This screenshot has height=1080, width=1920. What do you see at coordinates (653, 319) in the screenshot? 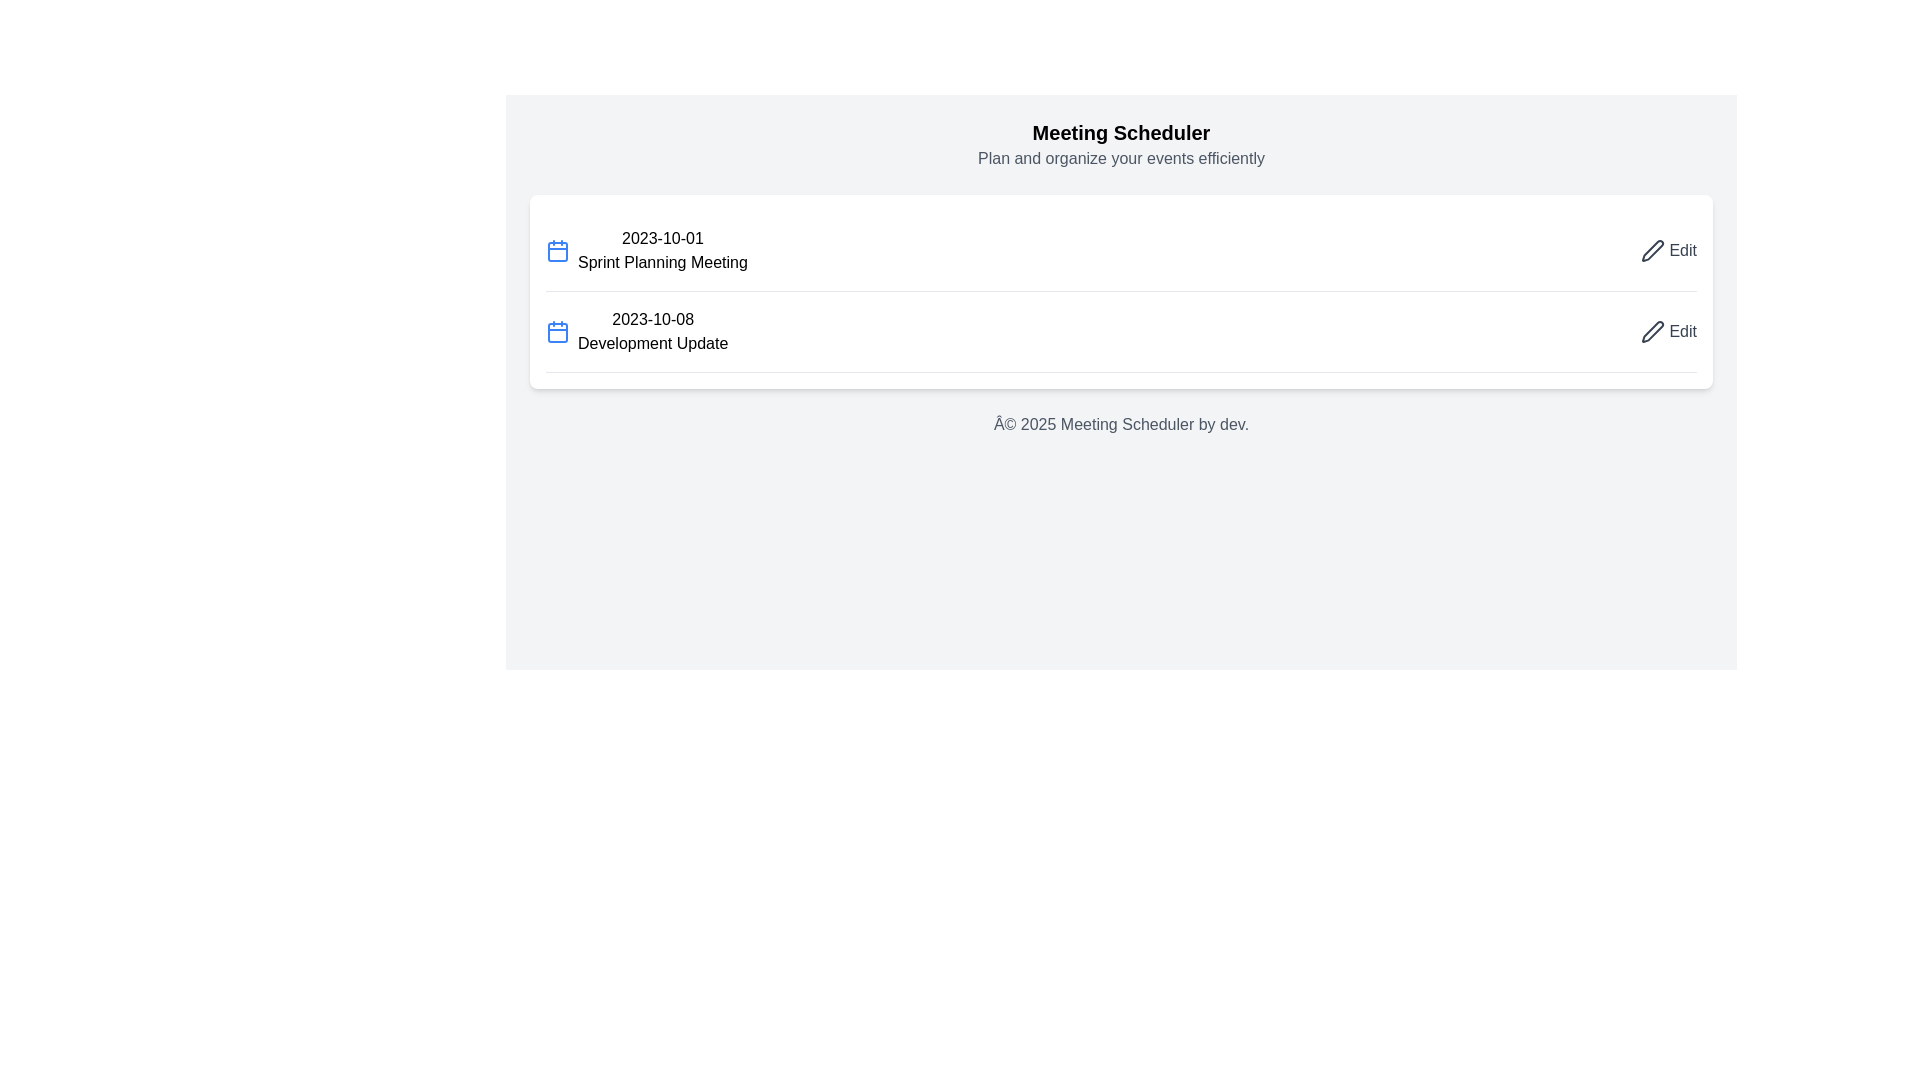
I see `the text label displaying '2023-10-08', which is positioned just above the 'Development Update' text in the second row of the vertically arranged list of events` at bounding box center [653, 319].